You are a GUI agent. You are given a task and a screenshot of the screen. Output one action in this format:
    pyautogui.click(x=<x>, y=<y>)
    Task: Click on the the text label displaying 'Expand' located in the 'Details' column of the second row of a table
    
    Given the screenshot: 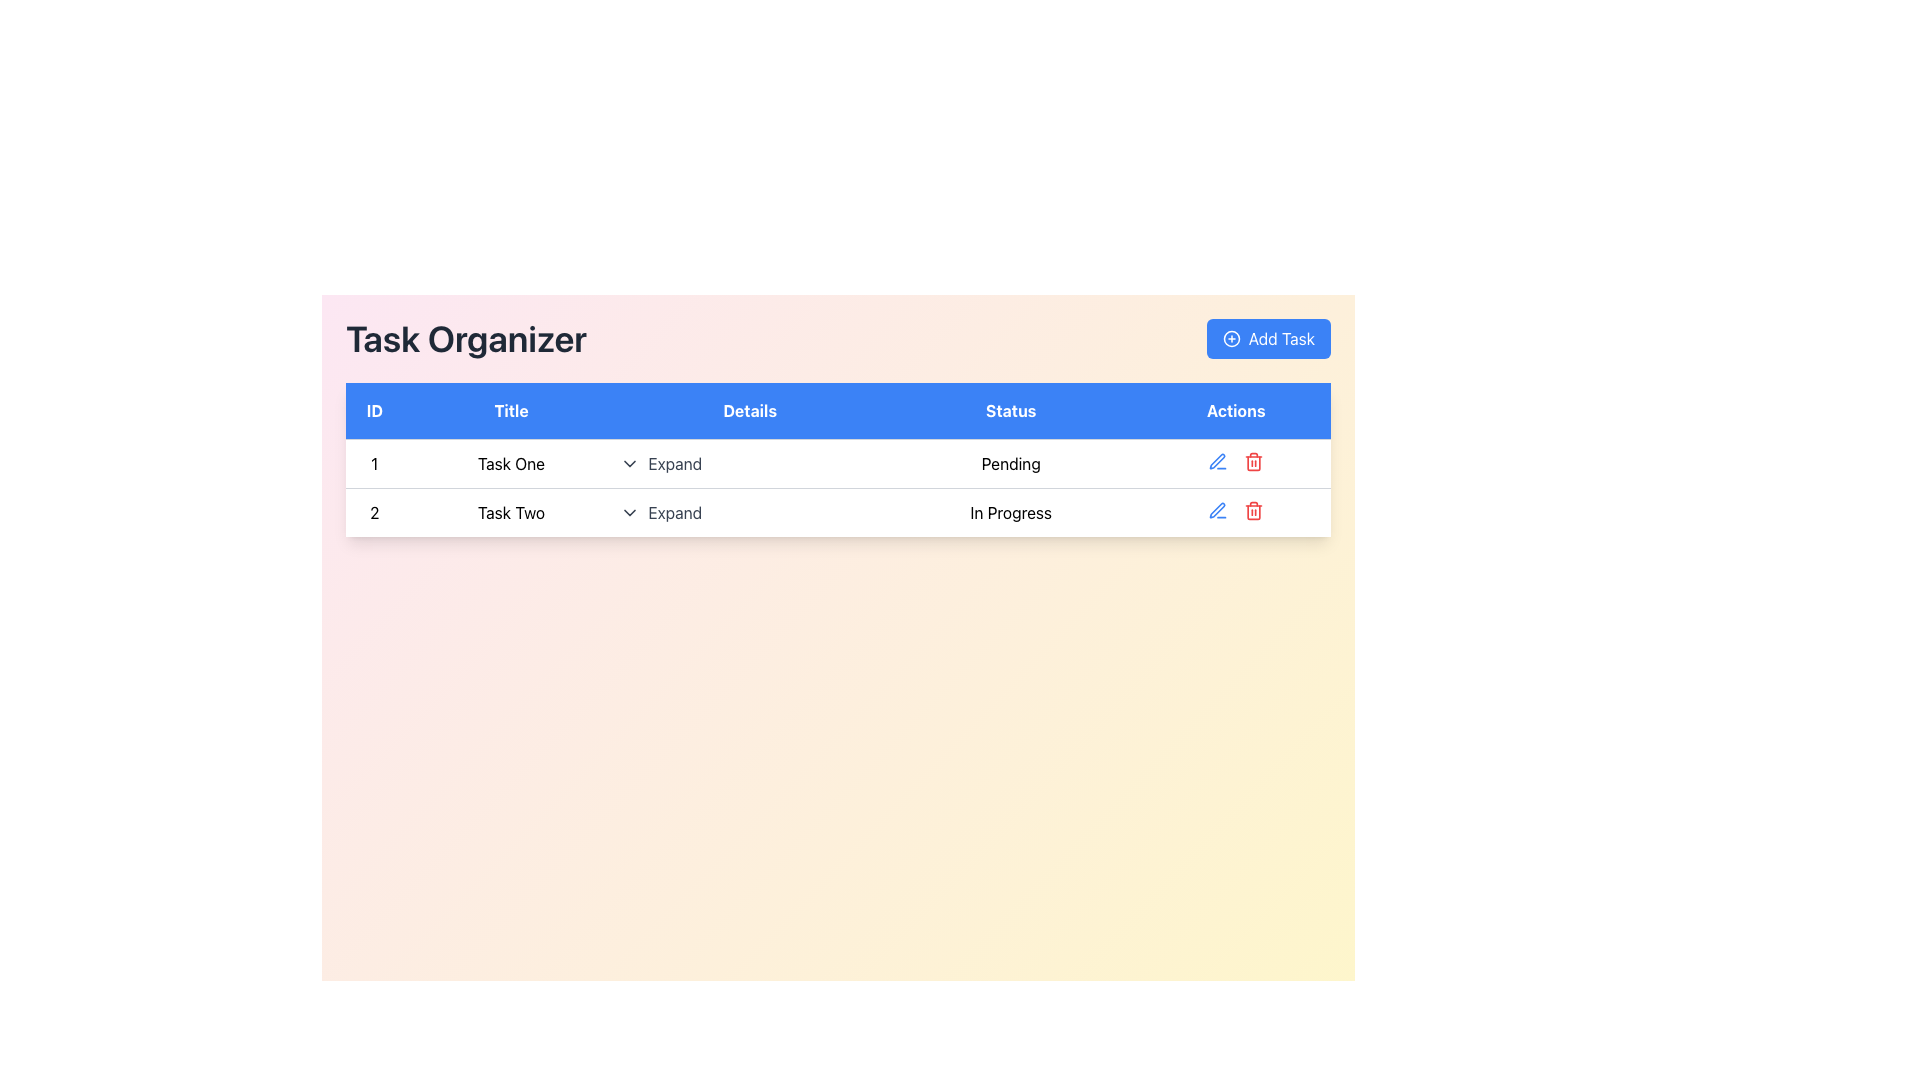 What is the action you would take?
    pyautogui.click(x=675, y=512)
    